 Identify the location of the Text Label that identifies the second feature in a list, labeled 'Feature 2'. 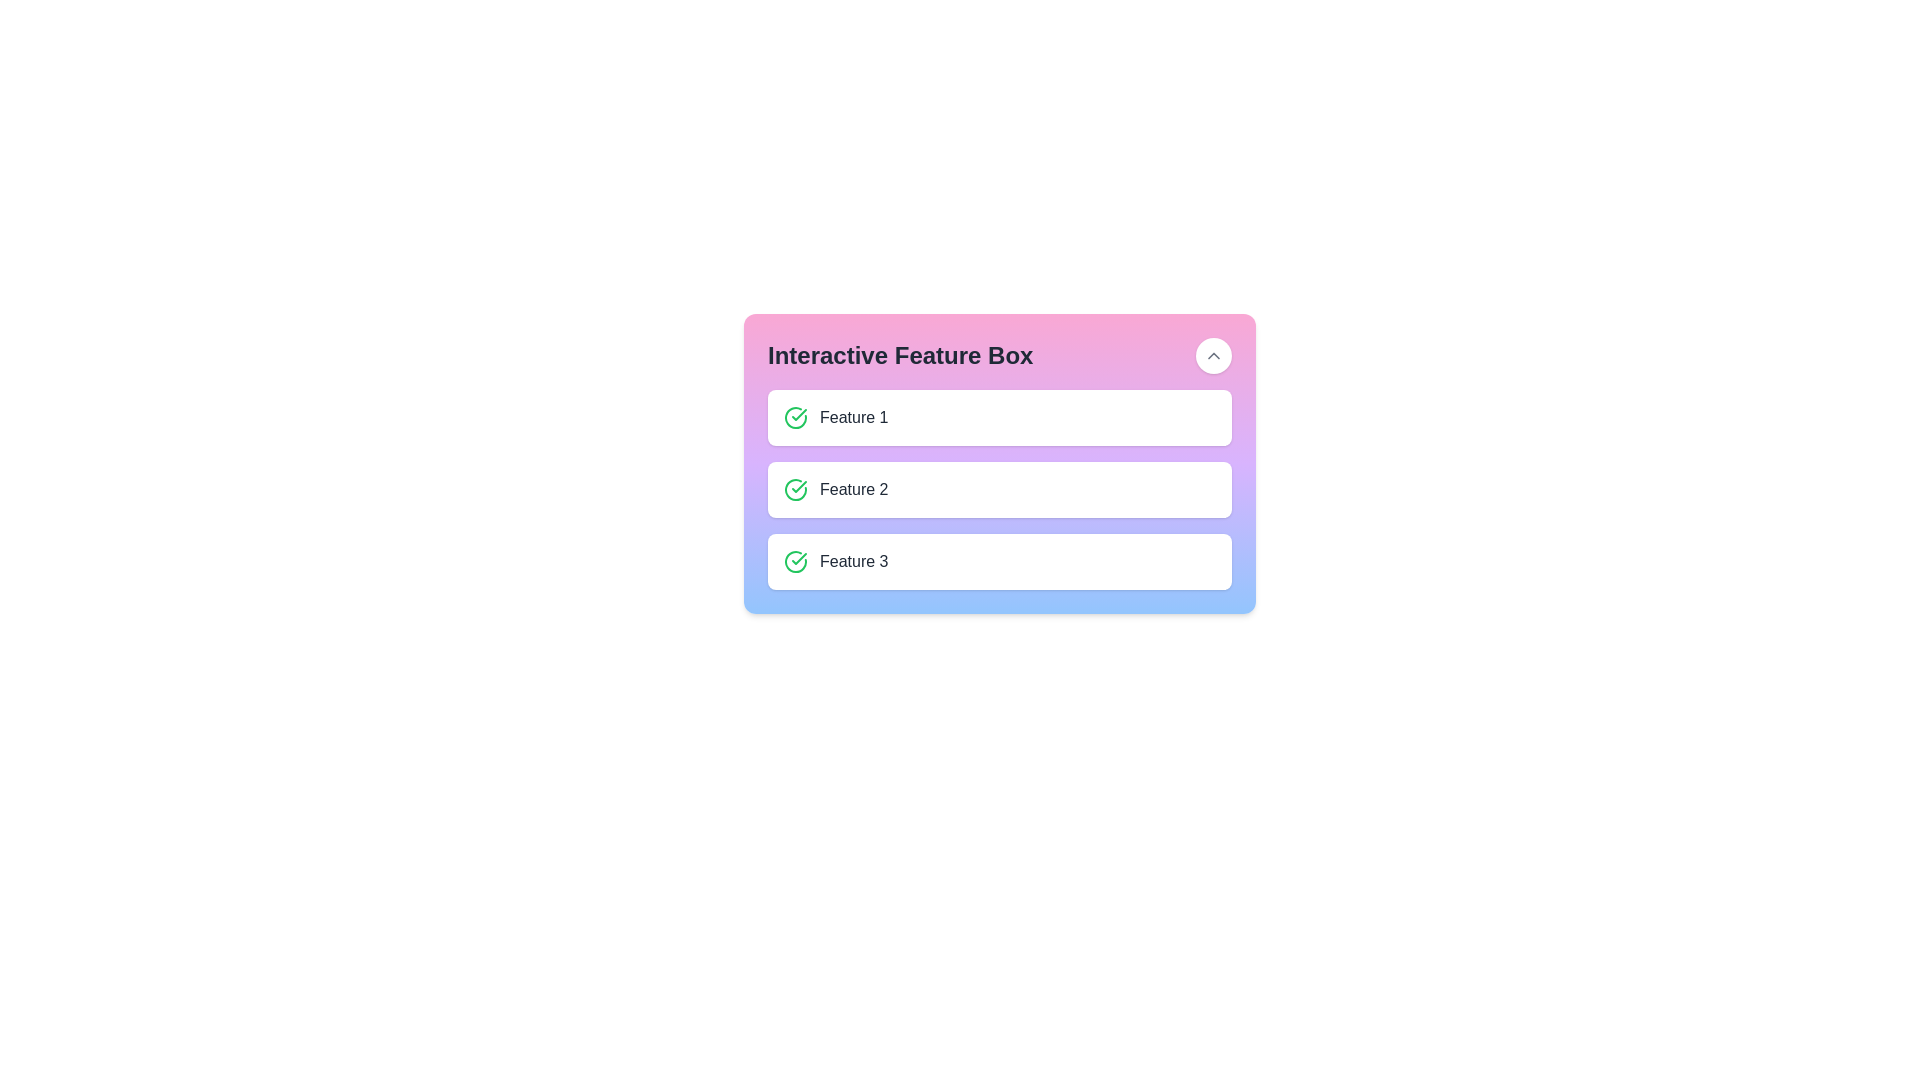
(854, 489).